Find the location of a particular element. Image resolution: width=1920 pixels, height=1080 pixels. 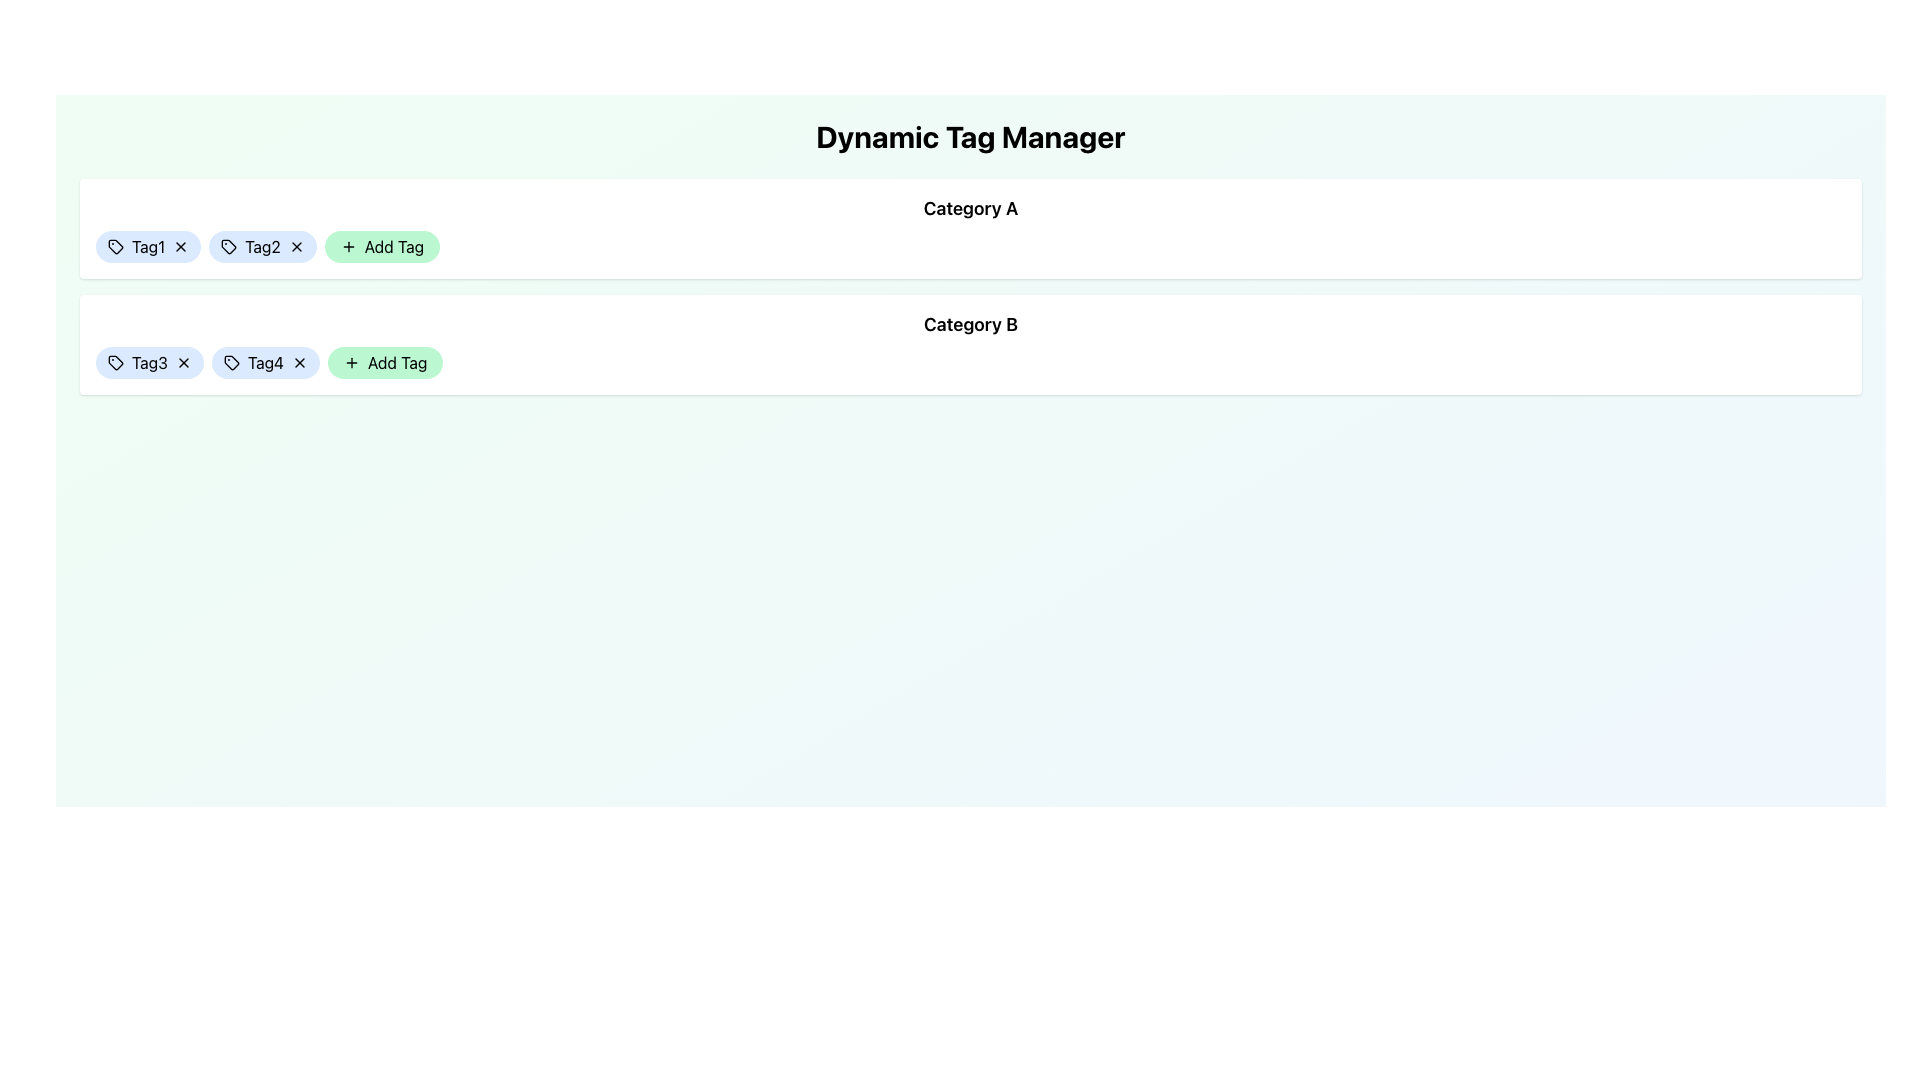

the plus icon within the 'Add Tag' button located to the right of the tag labels 'Tag1' and 'Tag2' in the first row under 'Category A' is located at coordinates (348, 245).